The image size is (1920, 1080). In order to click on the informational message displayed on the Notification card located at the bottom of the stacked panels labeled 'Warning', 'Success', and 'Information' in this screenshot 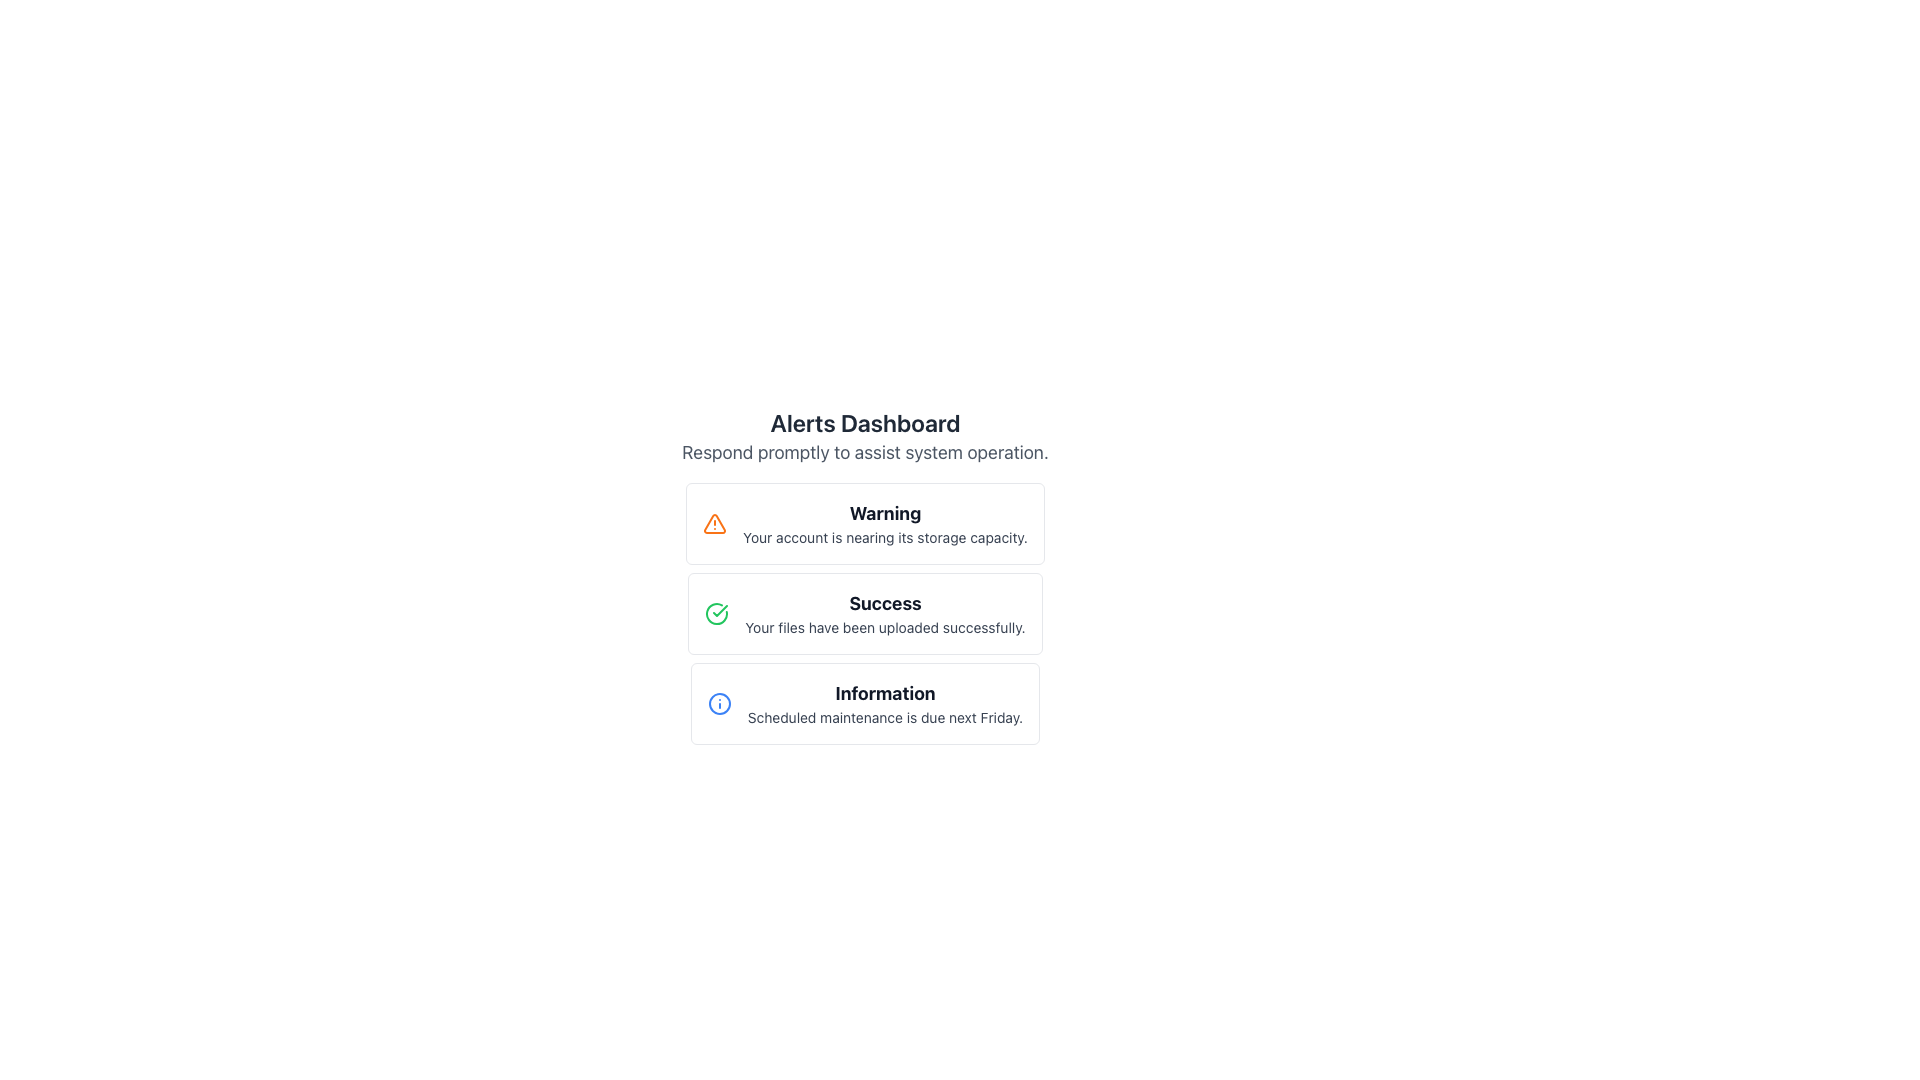, I will do `click(865, 703)`.